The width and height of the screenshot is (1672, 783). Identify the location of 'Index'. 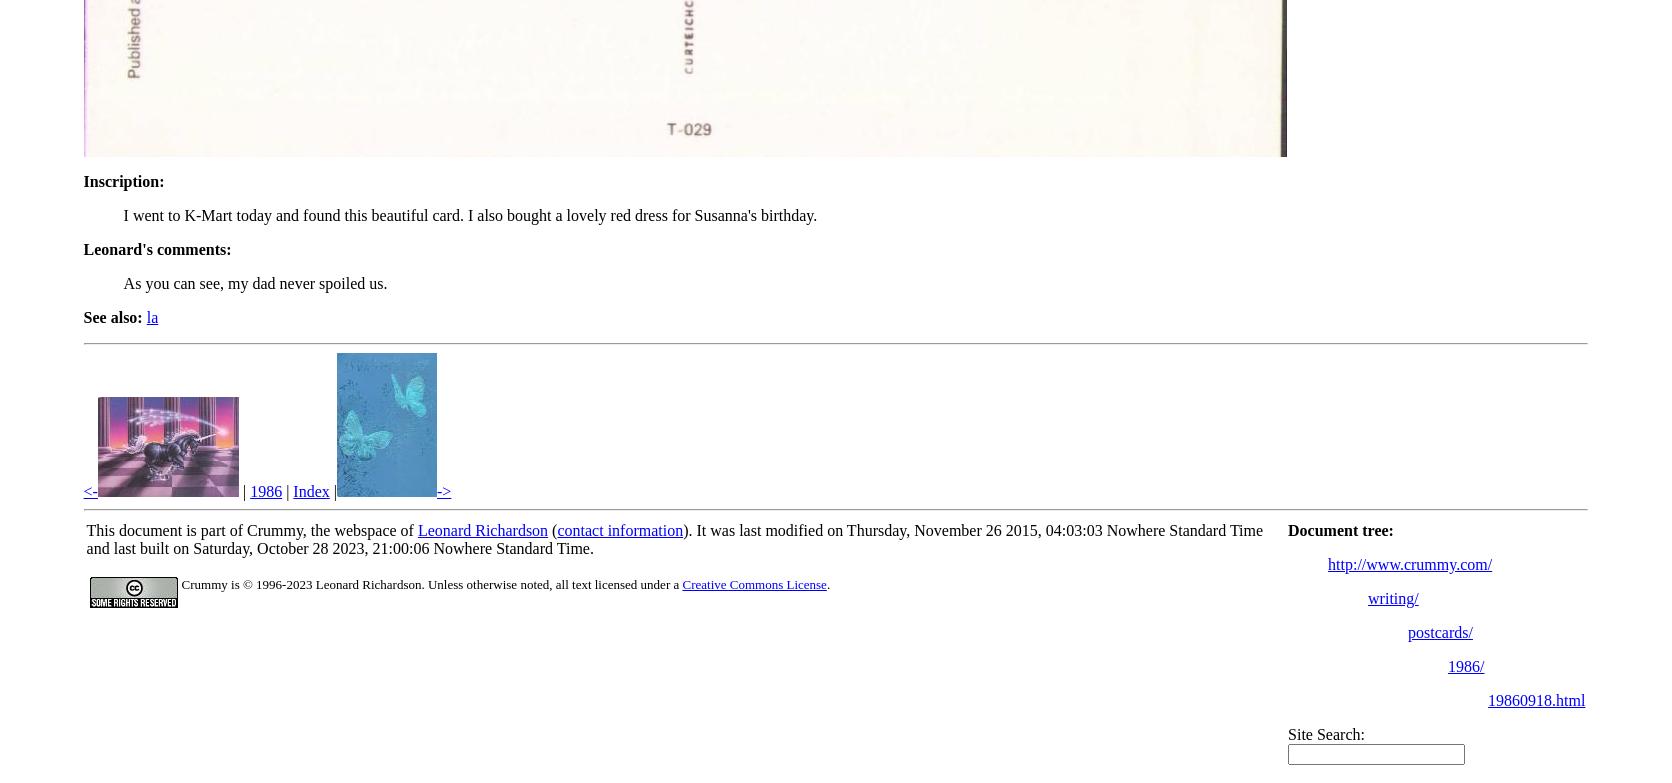
(310, 490).